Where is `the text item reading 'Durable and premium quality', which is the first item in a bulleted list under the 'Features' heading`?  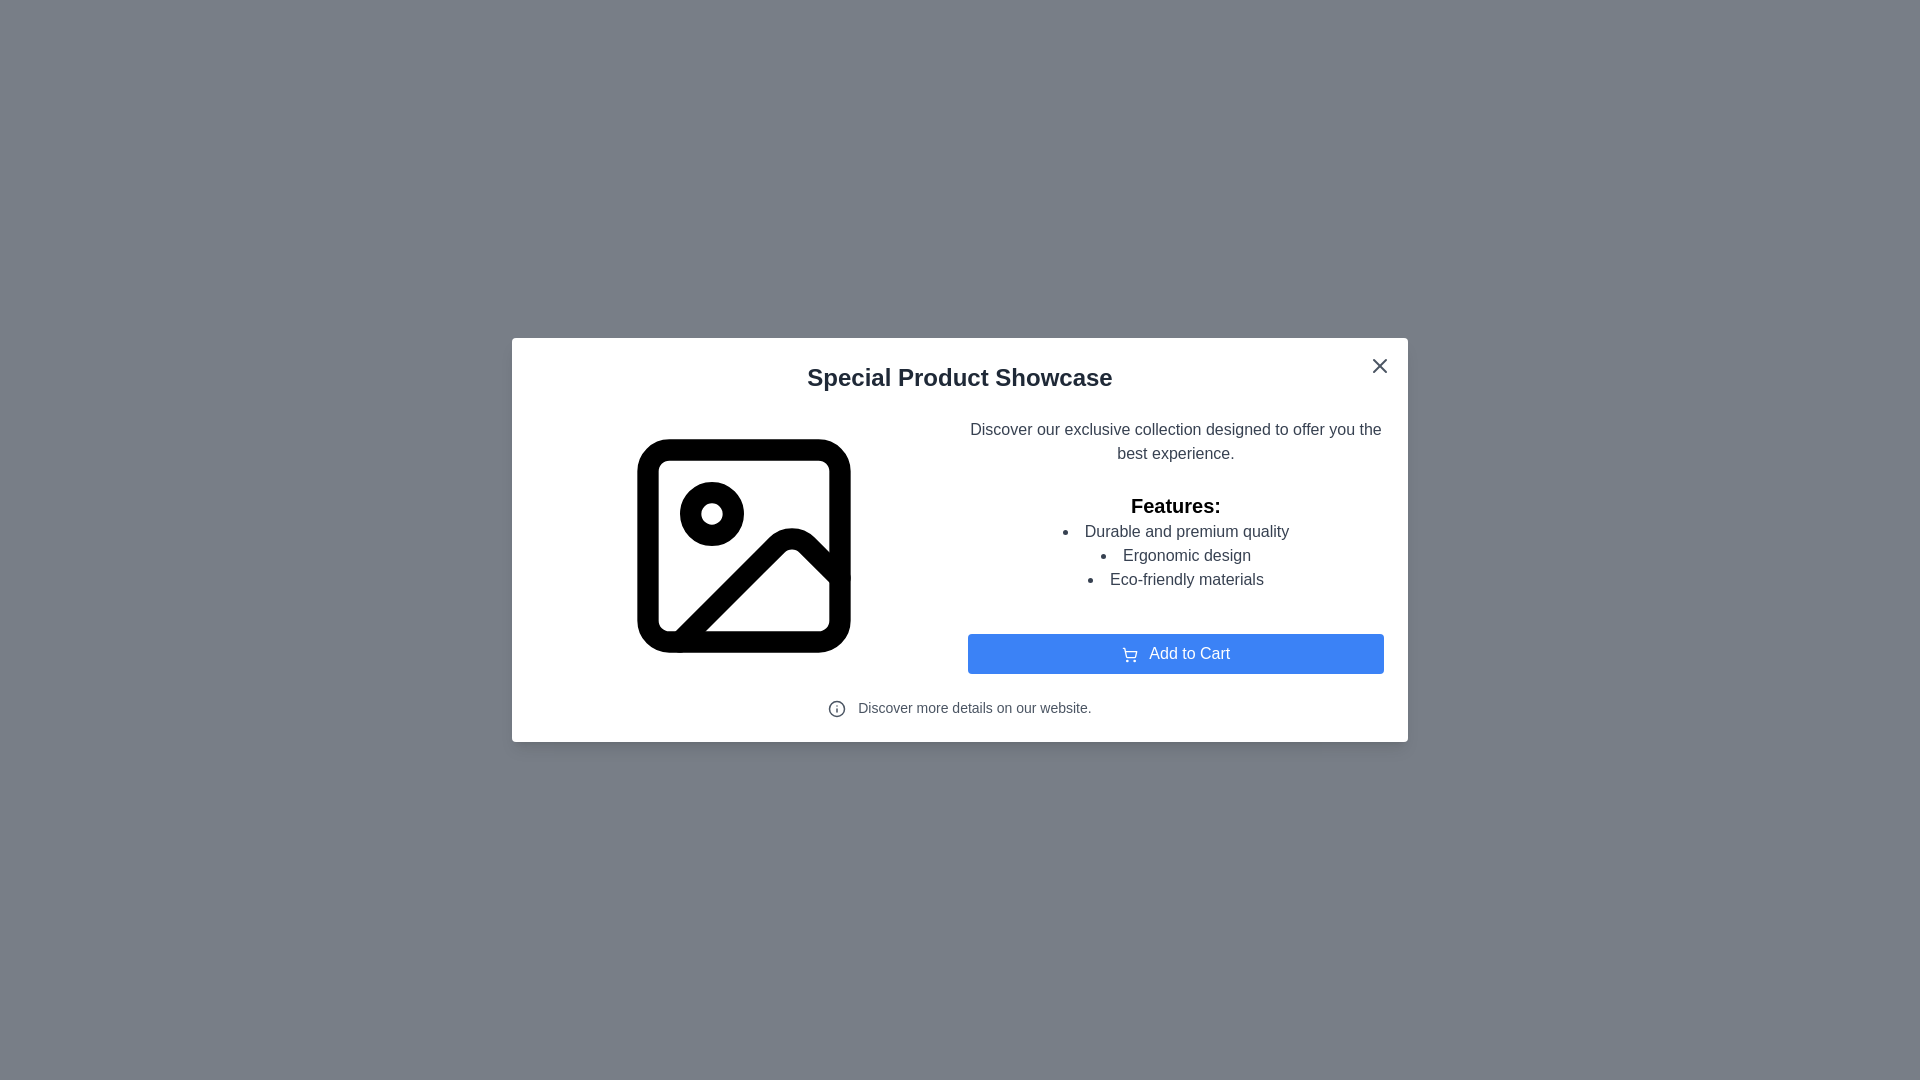
the text item reading 'Durable and premium quality', which is the first item in a bulleted list under the 'Features' heading is located at coordinates (1176, 530).